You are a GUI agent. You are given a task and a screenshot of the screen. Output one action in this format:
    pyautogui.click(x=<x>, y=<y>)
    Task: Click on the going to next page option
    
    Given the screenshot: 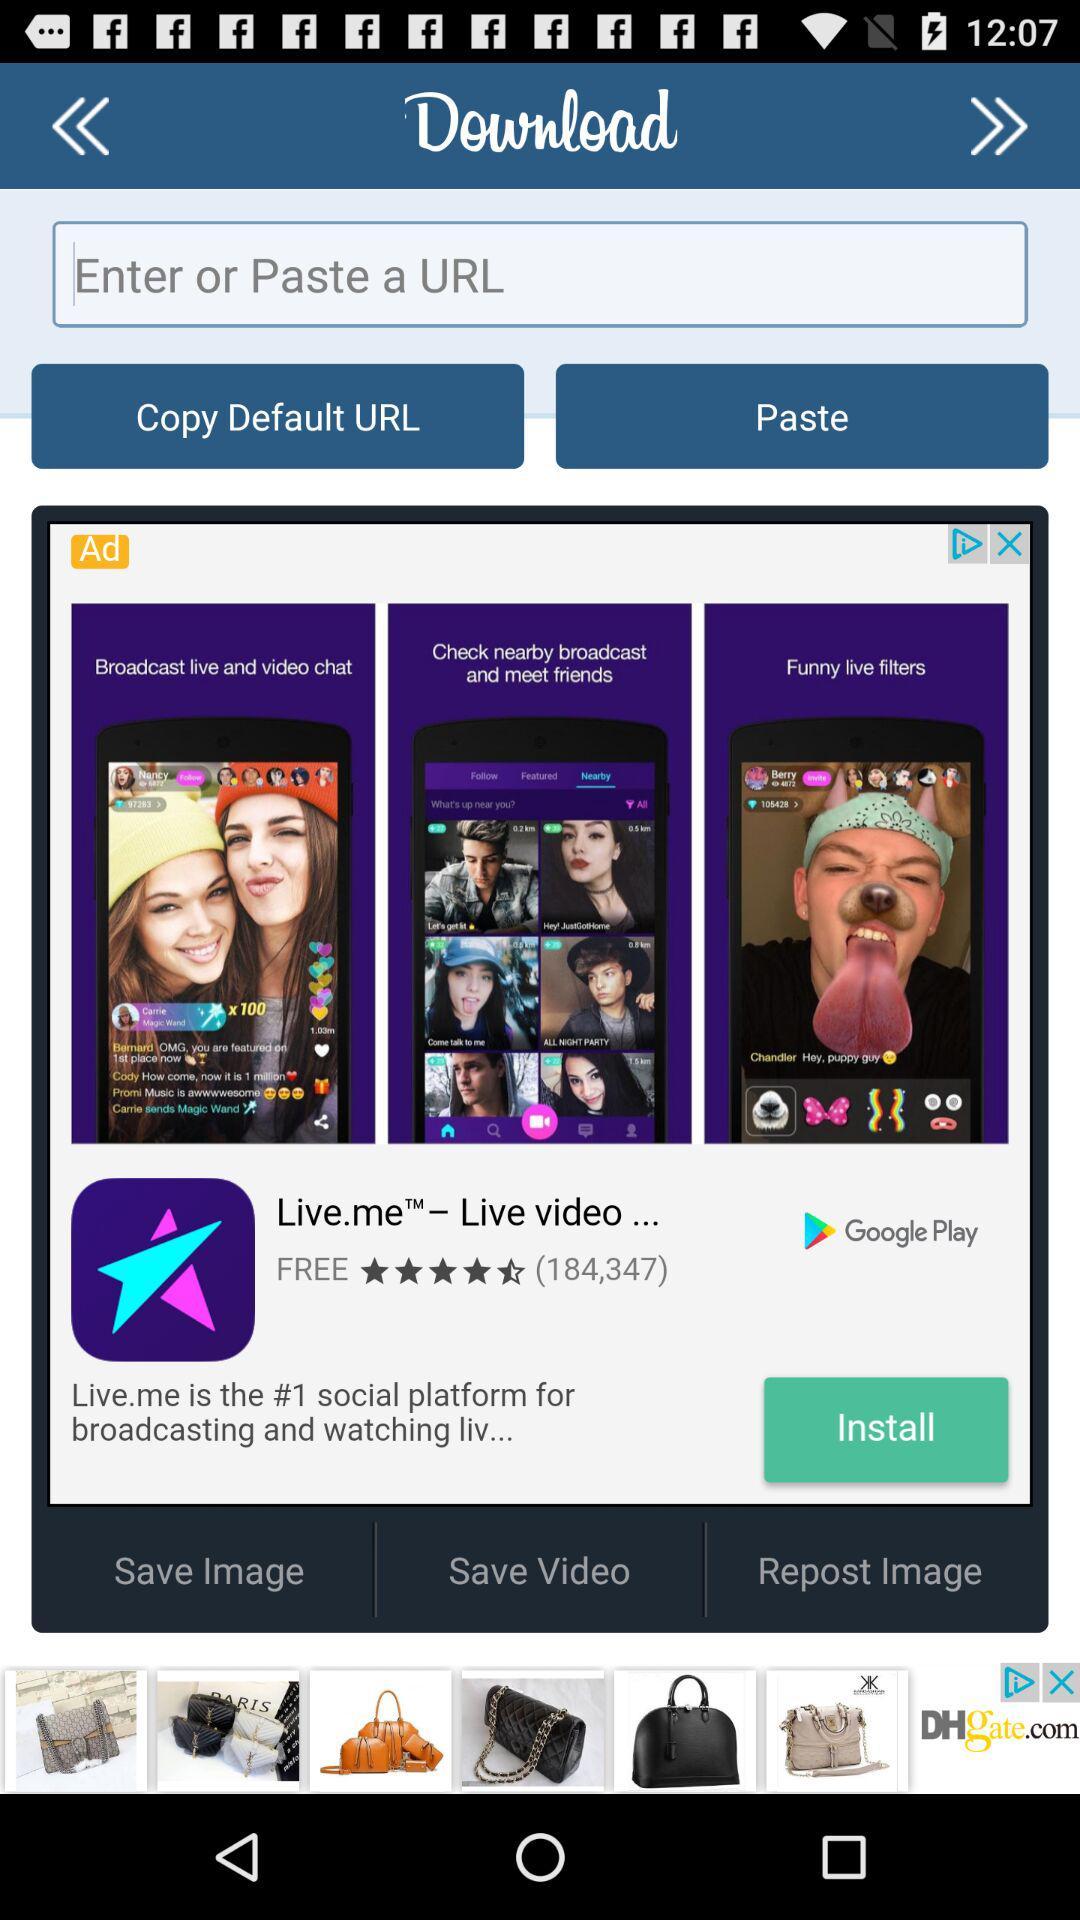 What is the action you would take?
    pyautogui.click(x=999, y=124)
    